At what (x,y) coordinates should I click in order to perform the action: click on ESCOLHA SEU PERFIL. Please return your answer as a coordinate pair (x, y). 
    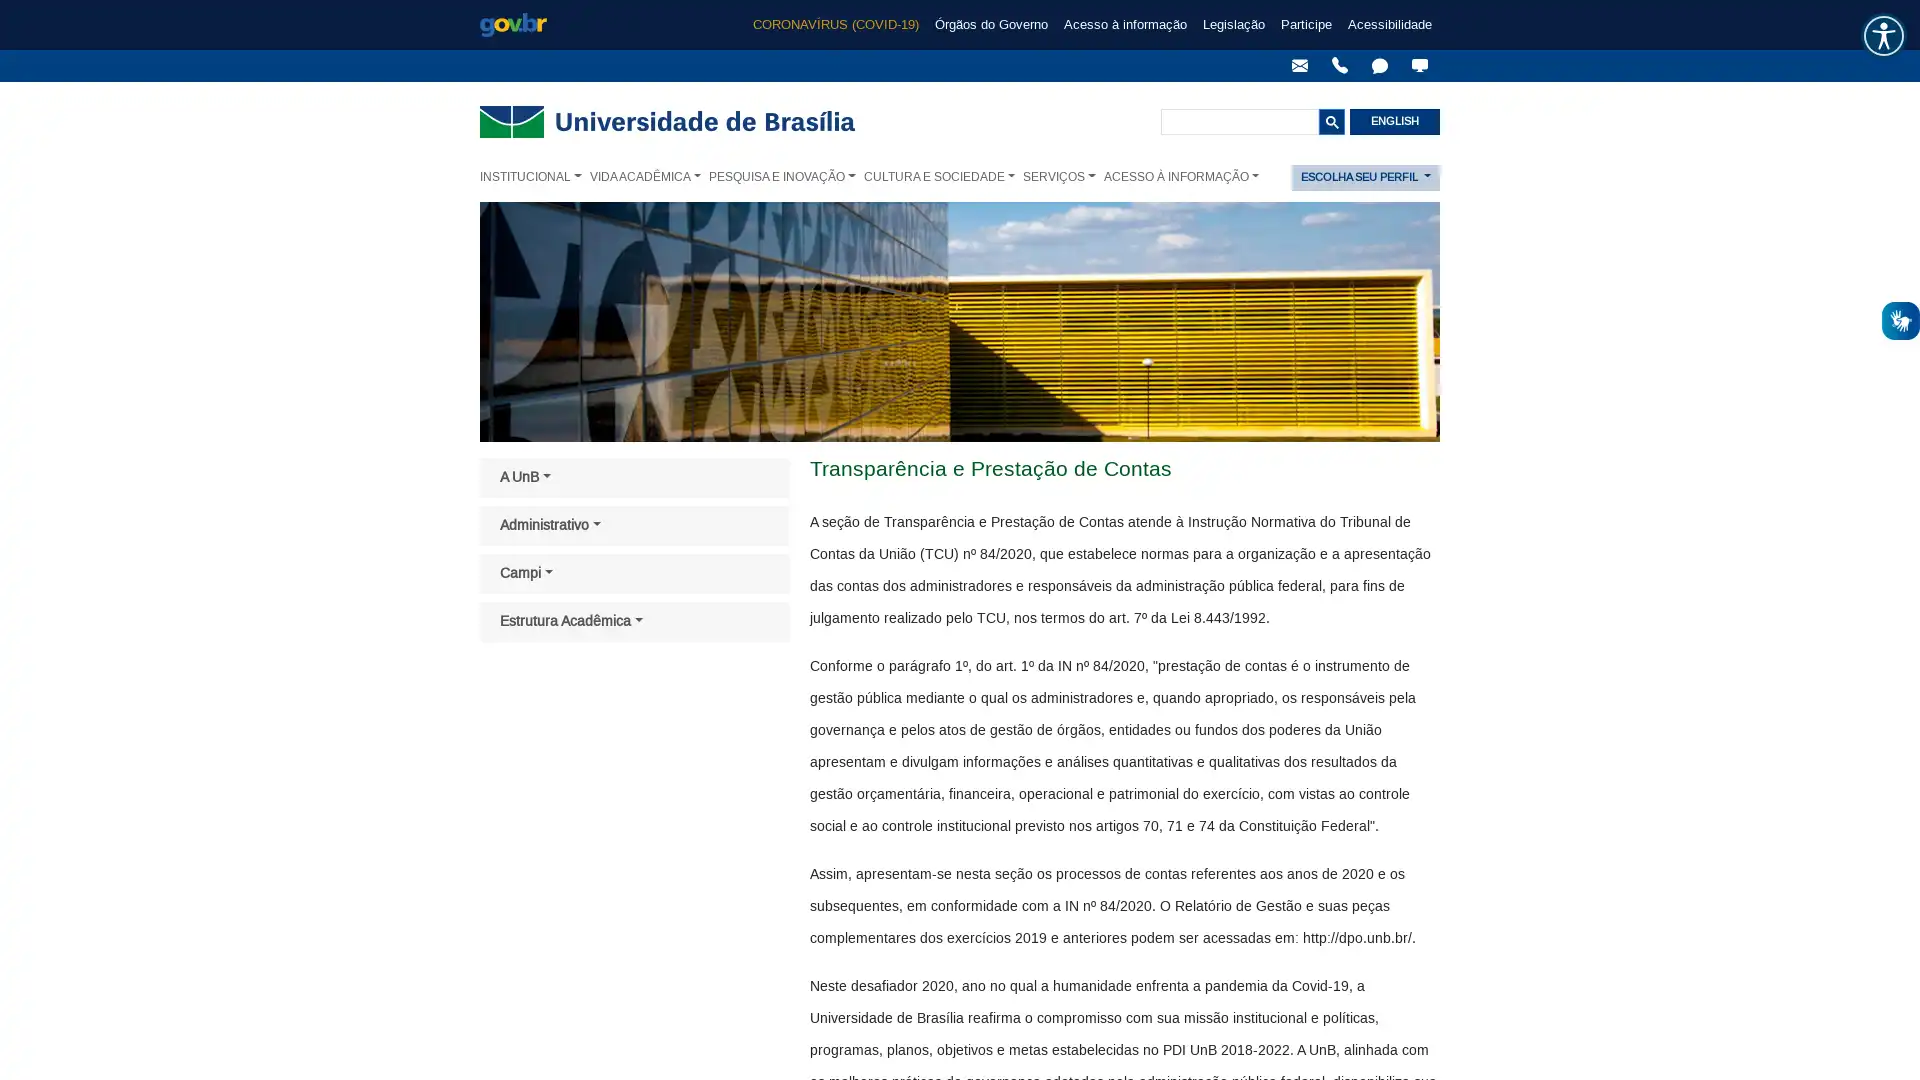
    Looking at the image, I should click on (1365, 176).